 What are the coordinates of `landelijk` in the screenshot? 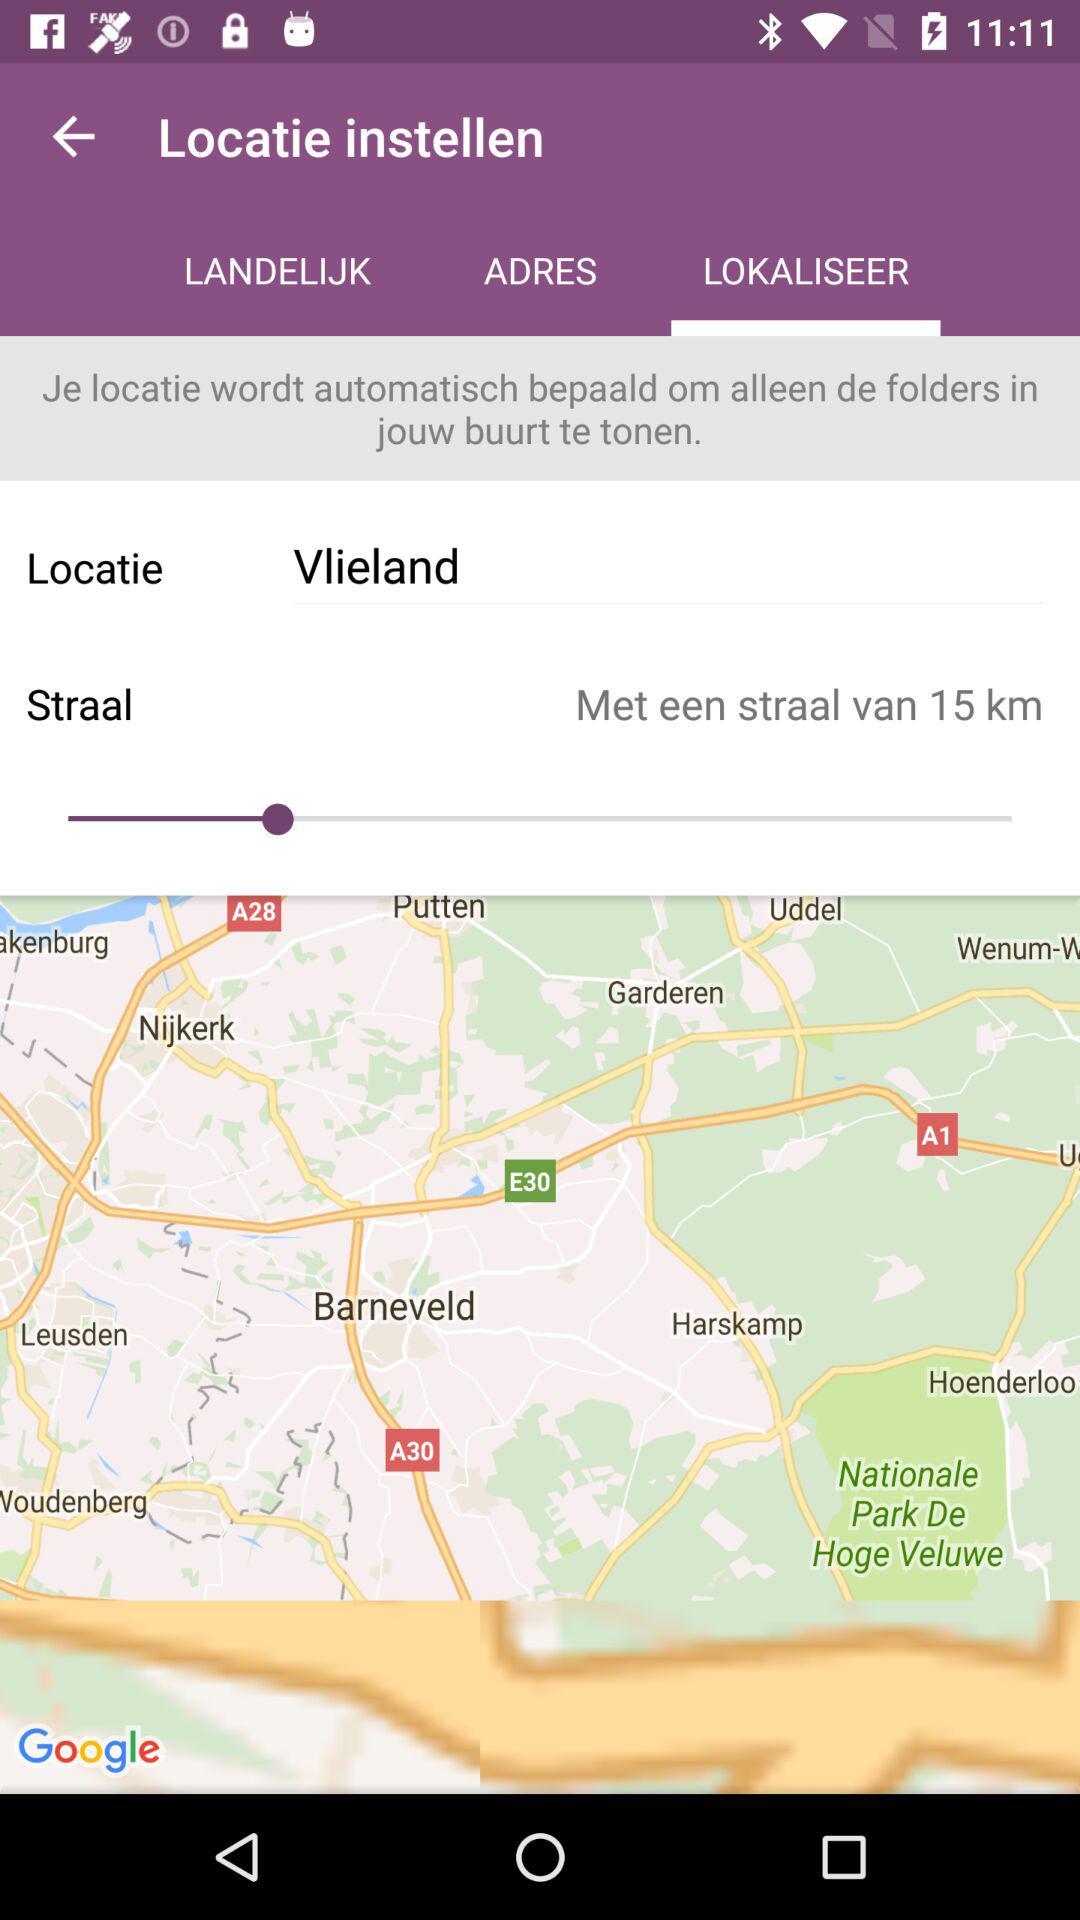 It's located at (277, 272).